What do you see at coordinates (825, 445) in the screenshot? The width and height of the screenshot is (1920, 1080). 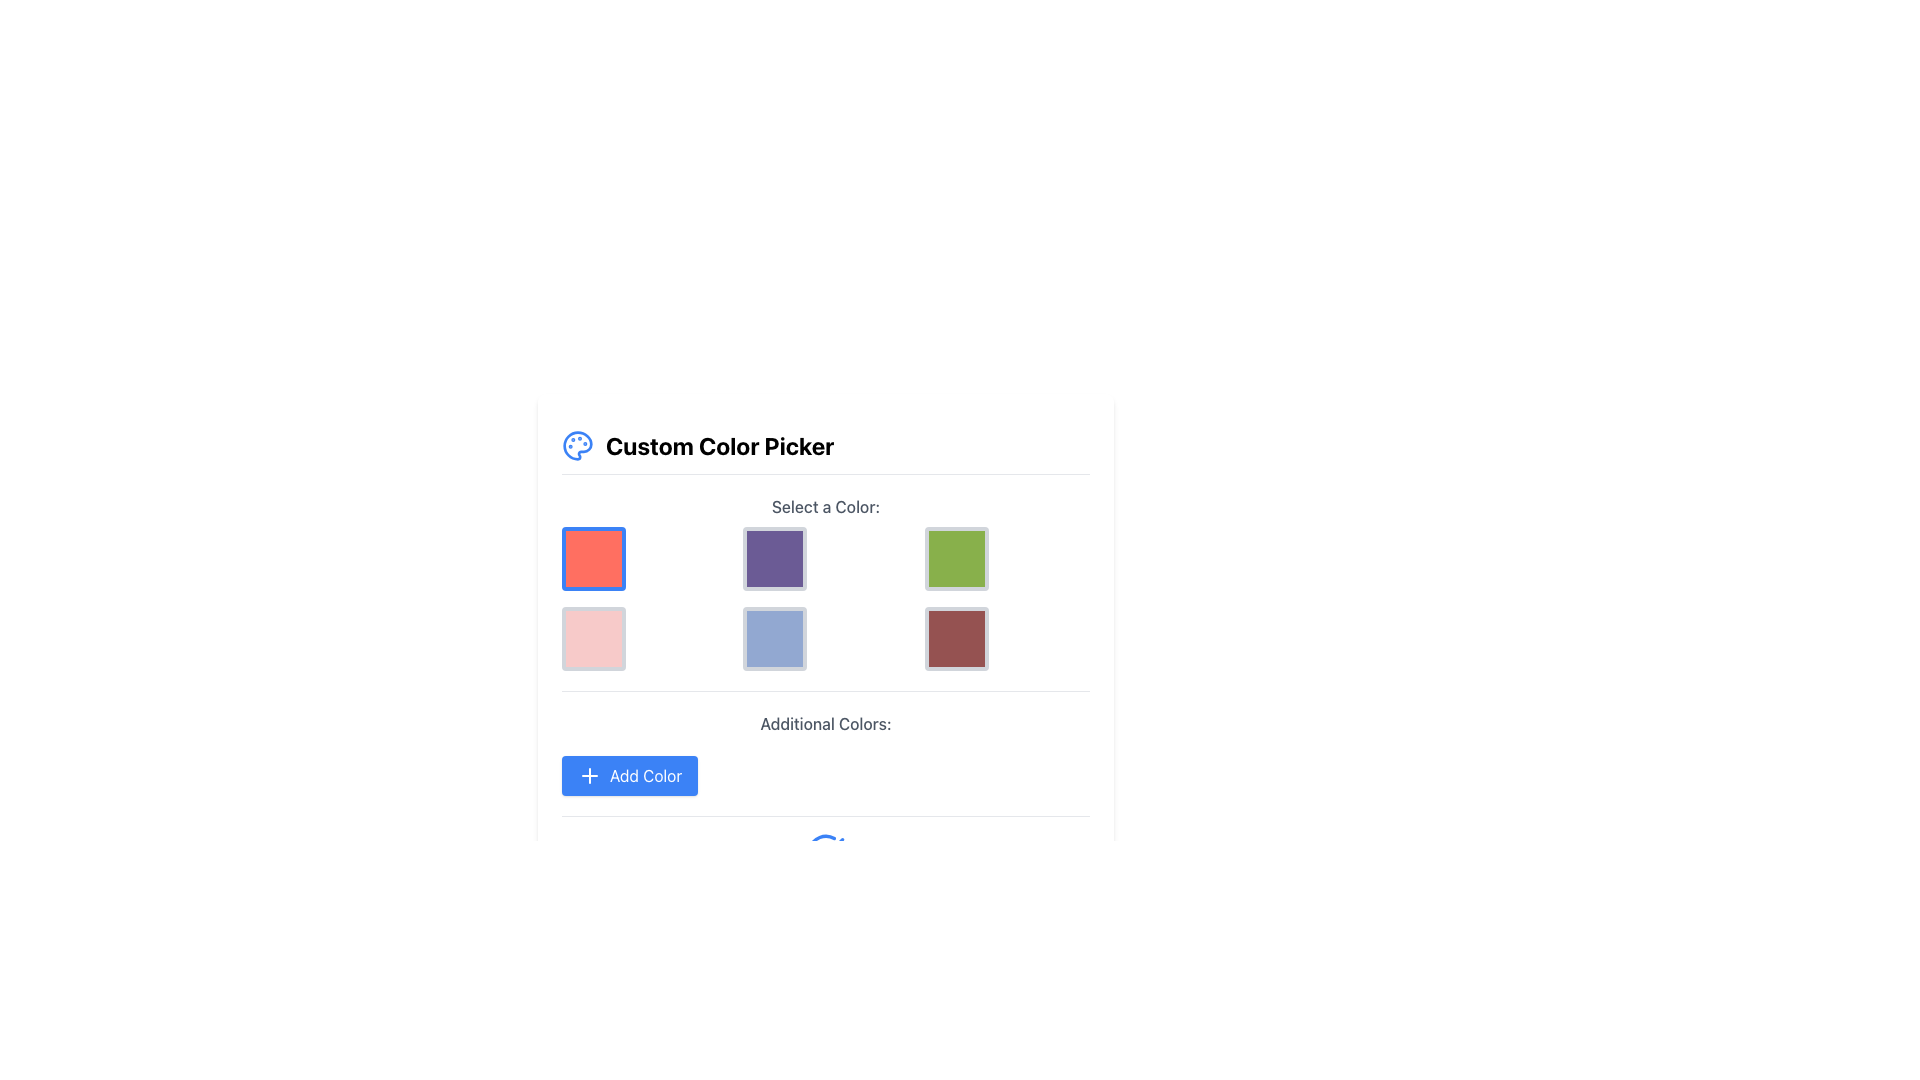 I see `the 'Custom Color Picker' header which features bold text and a blue palette icon, located at the top of the color selection interface` at bounding box center [825, 445].